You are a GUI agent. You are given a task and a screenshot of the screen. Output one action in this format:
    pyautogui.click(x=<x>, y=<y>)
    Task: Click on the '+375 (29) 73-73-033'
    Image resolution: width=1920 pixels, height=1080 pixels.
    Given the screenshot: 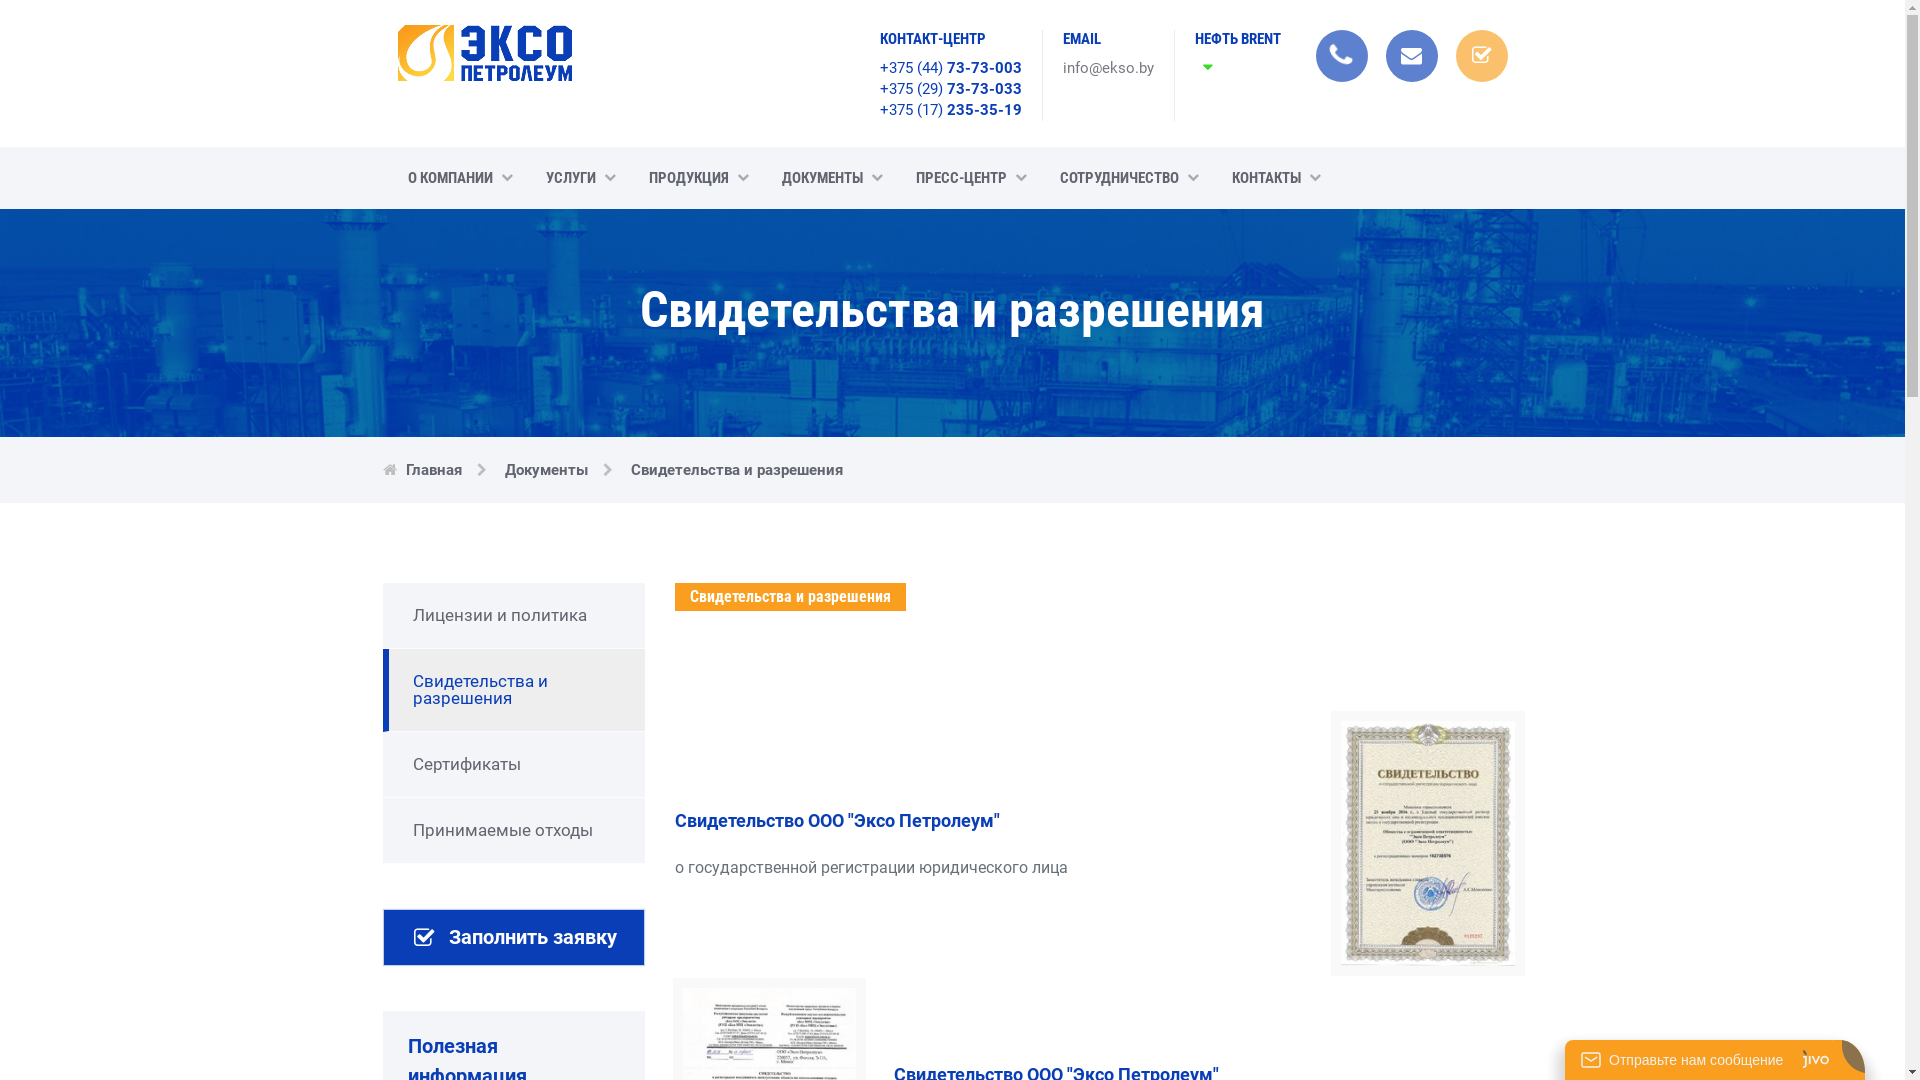 What is the action you would take?
    pyautogui.click(x=949, y=87)
    